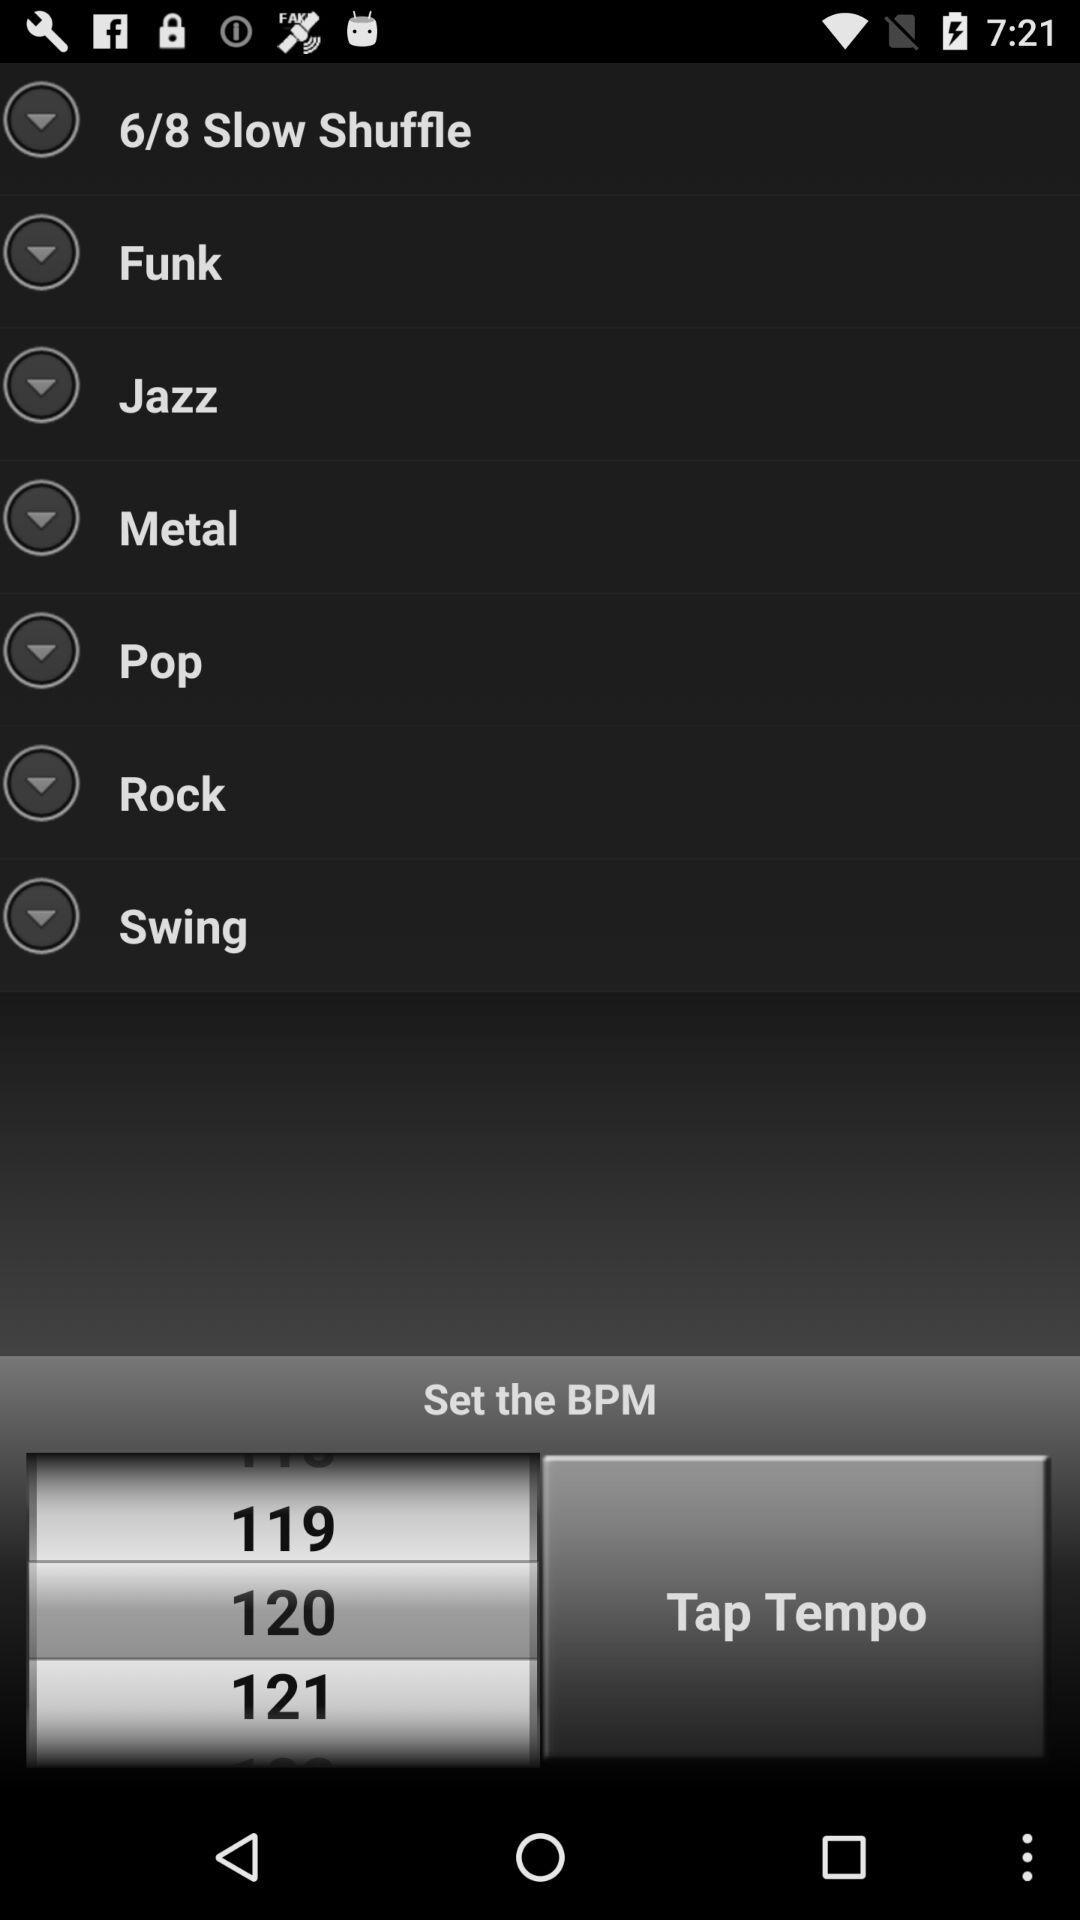 The width and height of the screenshot is (1080, 1920). I want to click on tap tempo icon, so click(795, 1610).